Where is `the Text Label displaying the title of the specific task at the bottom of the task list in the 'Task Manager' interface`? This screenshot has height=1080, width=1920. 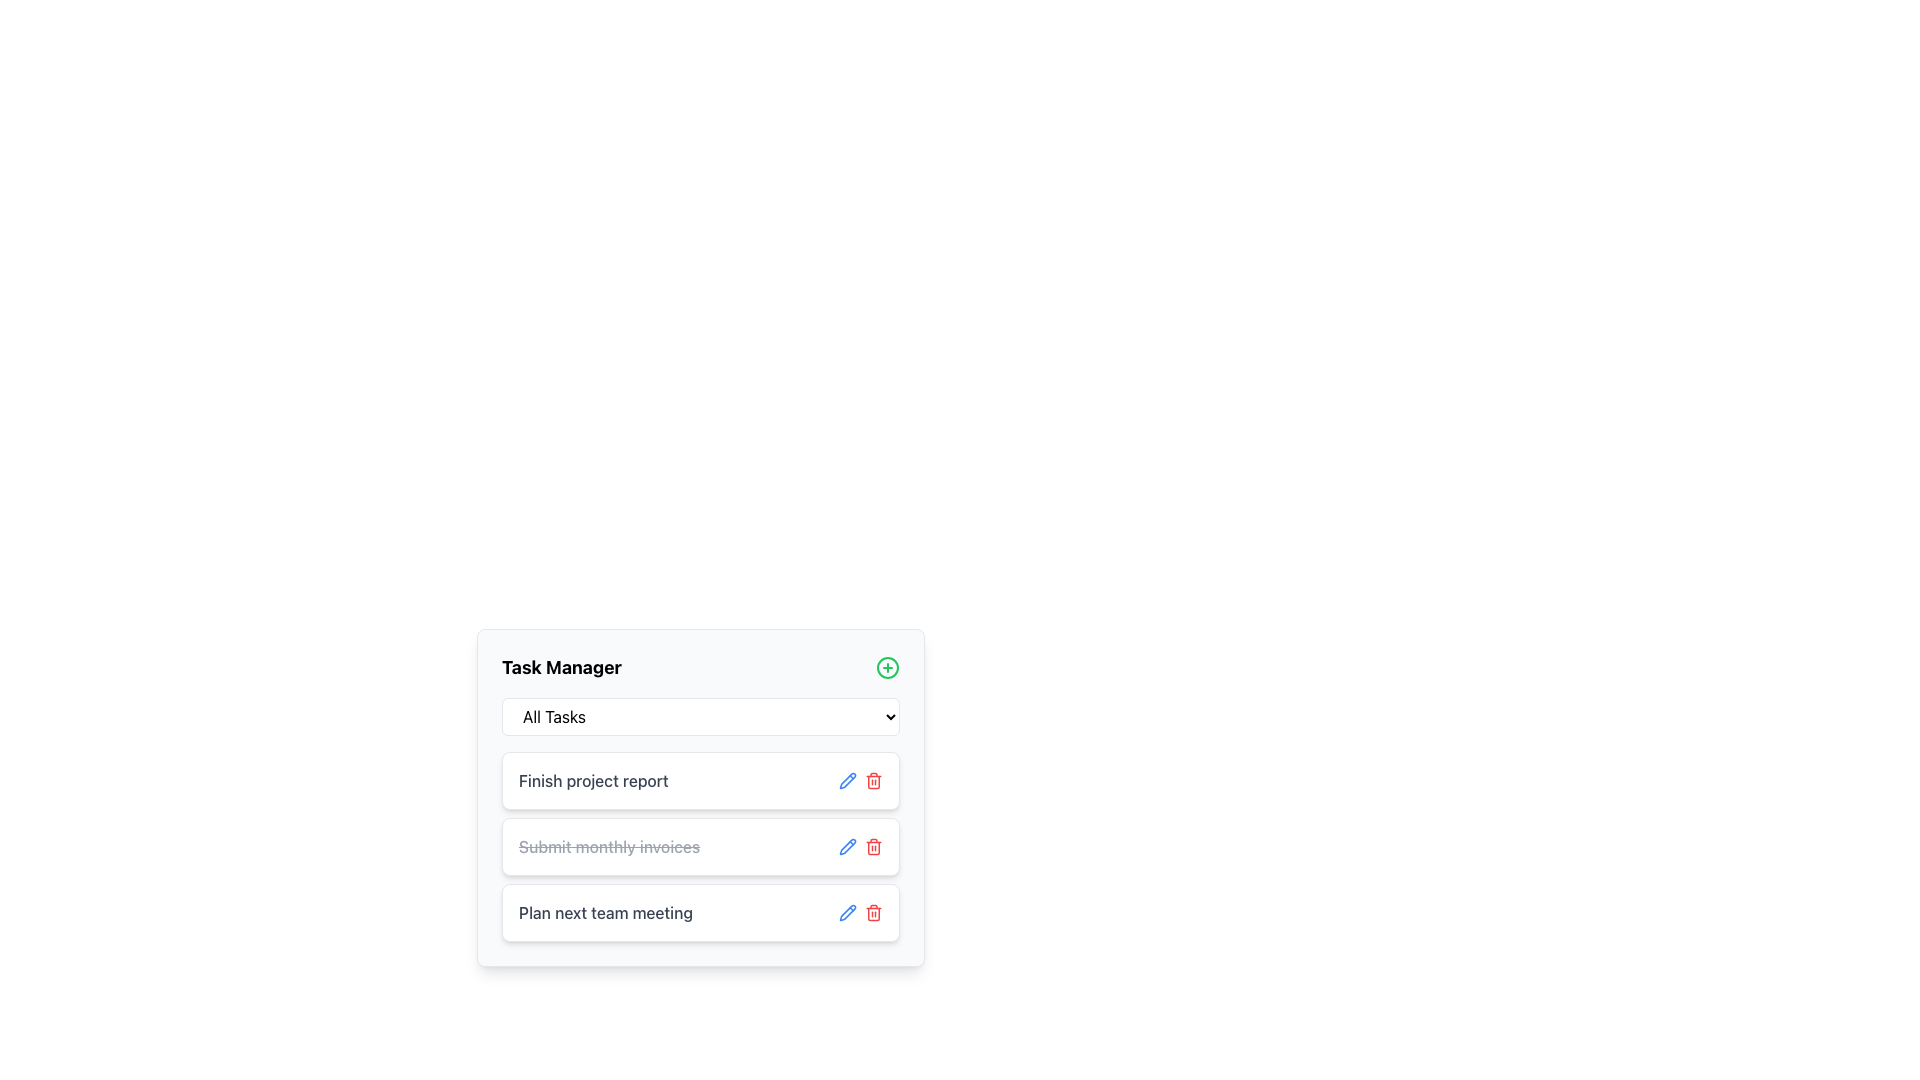
the Text Label displaying the title of the specific task at the bottom of the task list in the 'Task Manager' interface is located at coordinates (604, 913).